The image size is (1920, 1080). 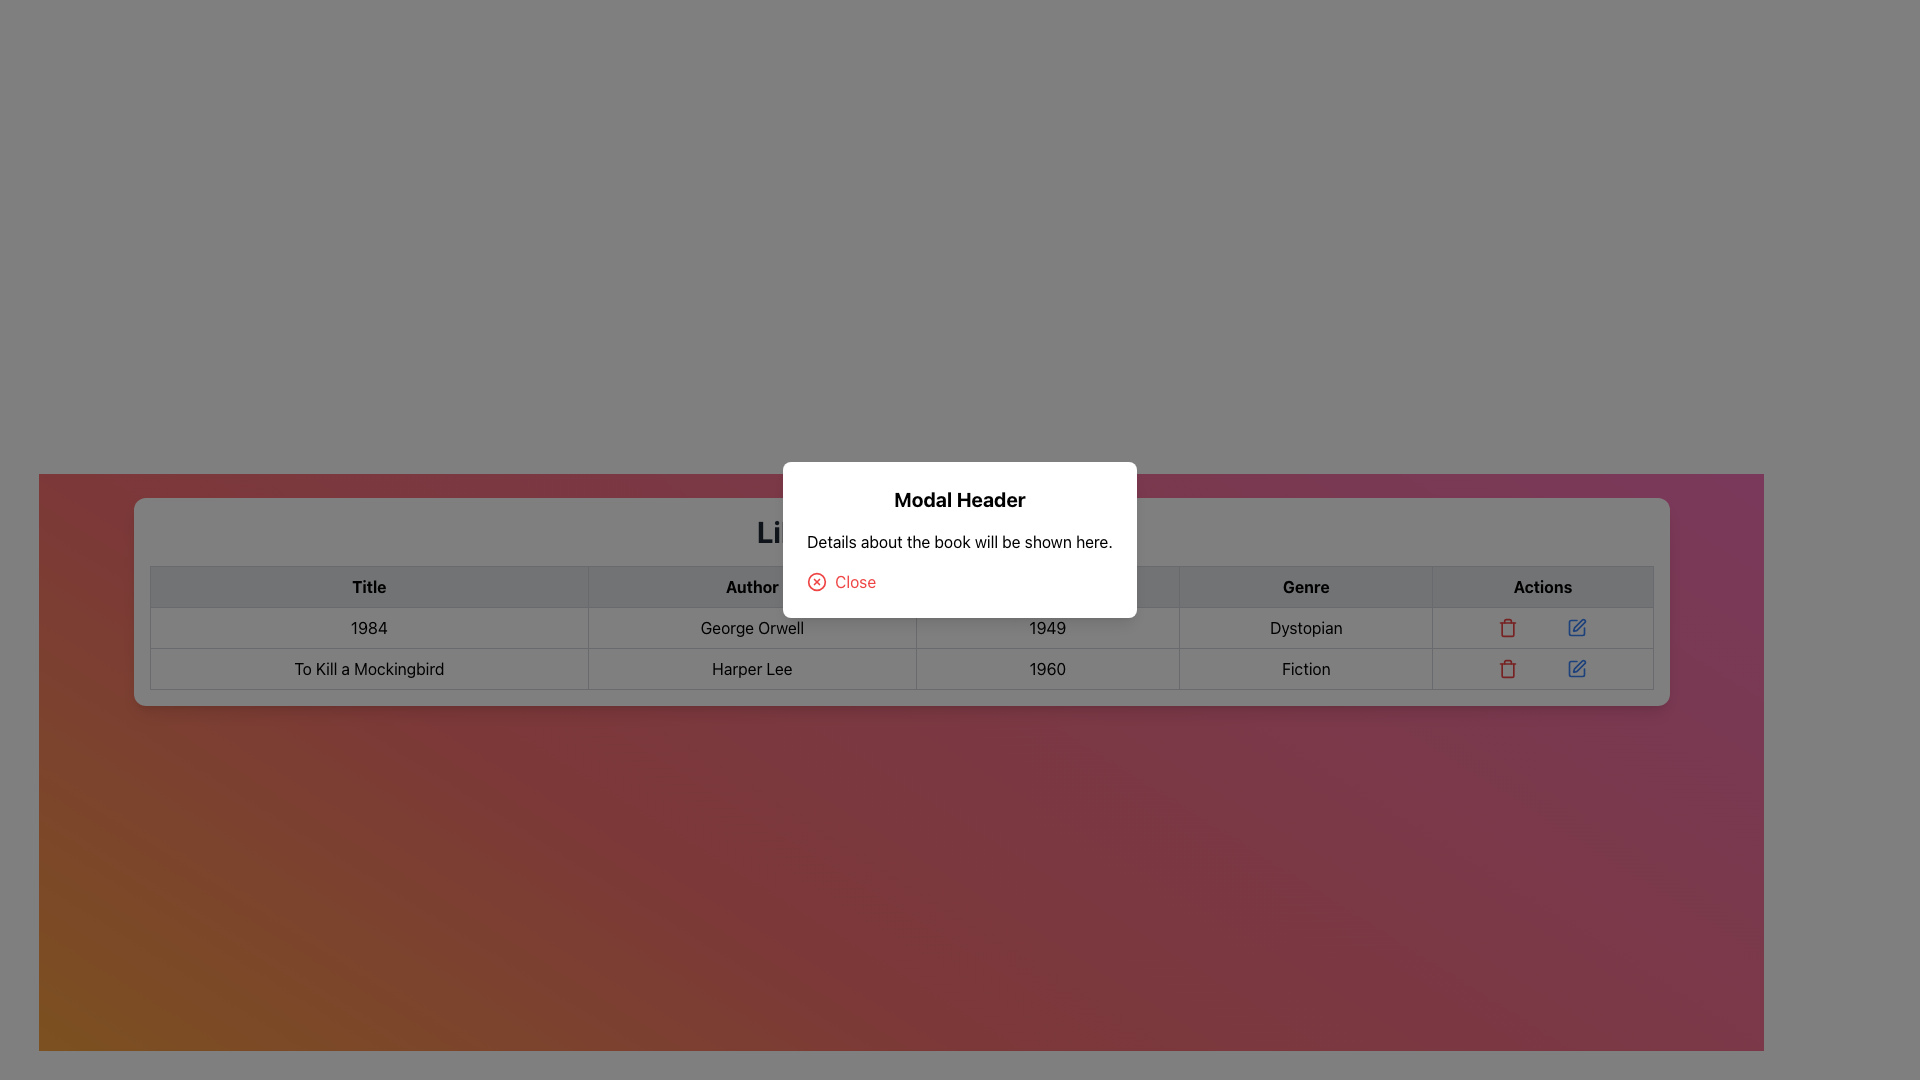 I want to click on the Separator element located in the 'Actions' column of the 'Fiction' row, which is horizontally centered between a red delete icon and a blue edit icon, so click(x=1541, y=668).